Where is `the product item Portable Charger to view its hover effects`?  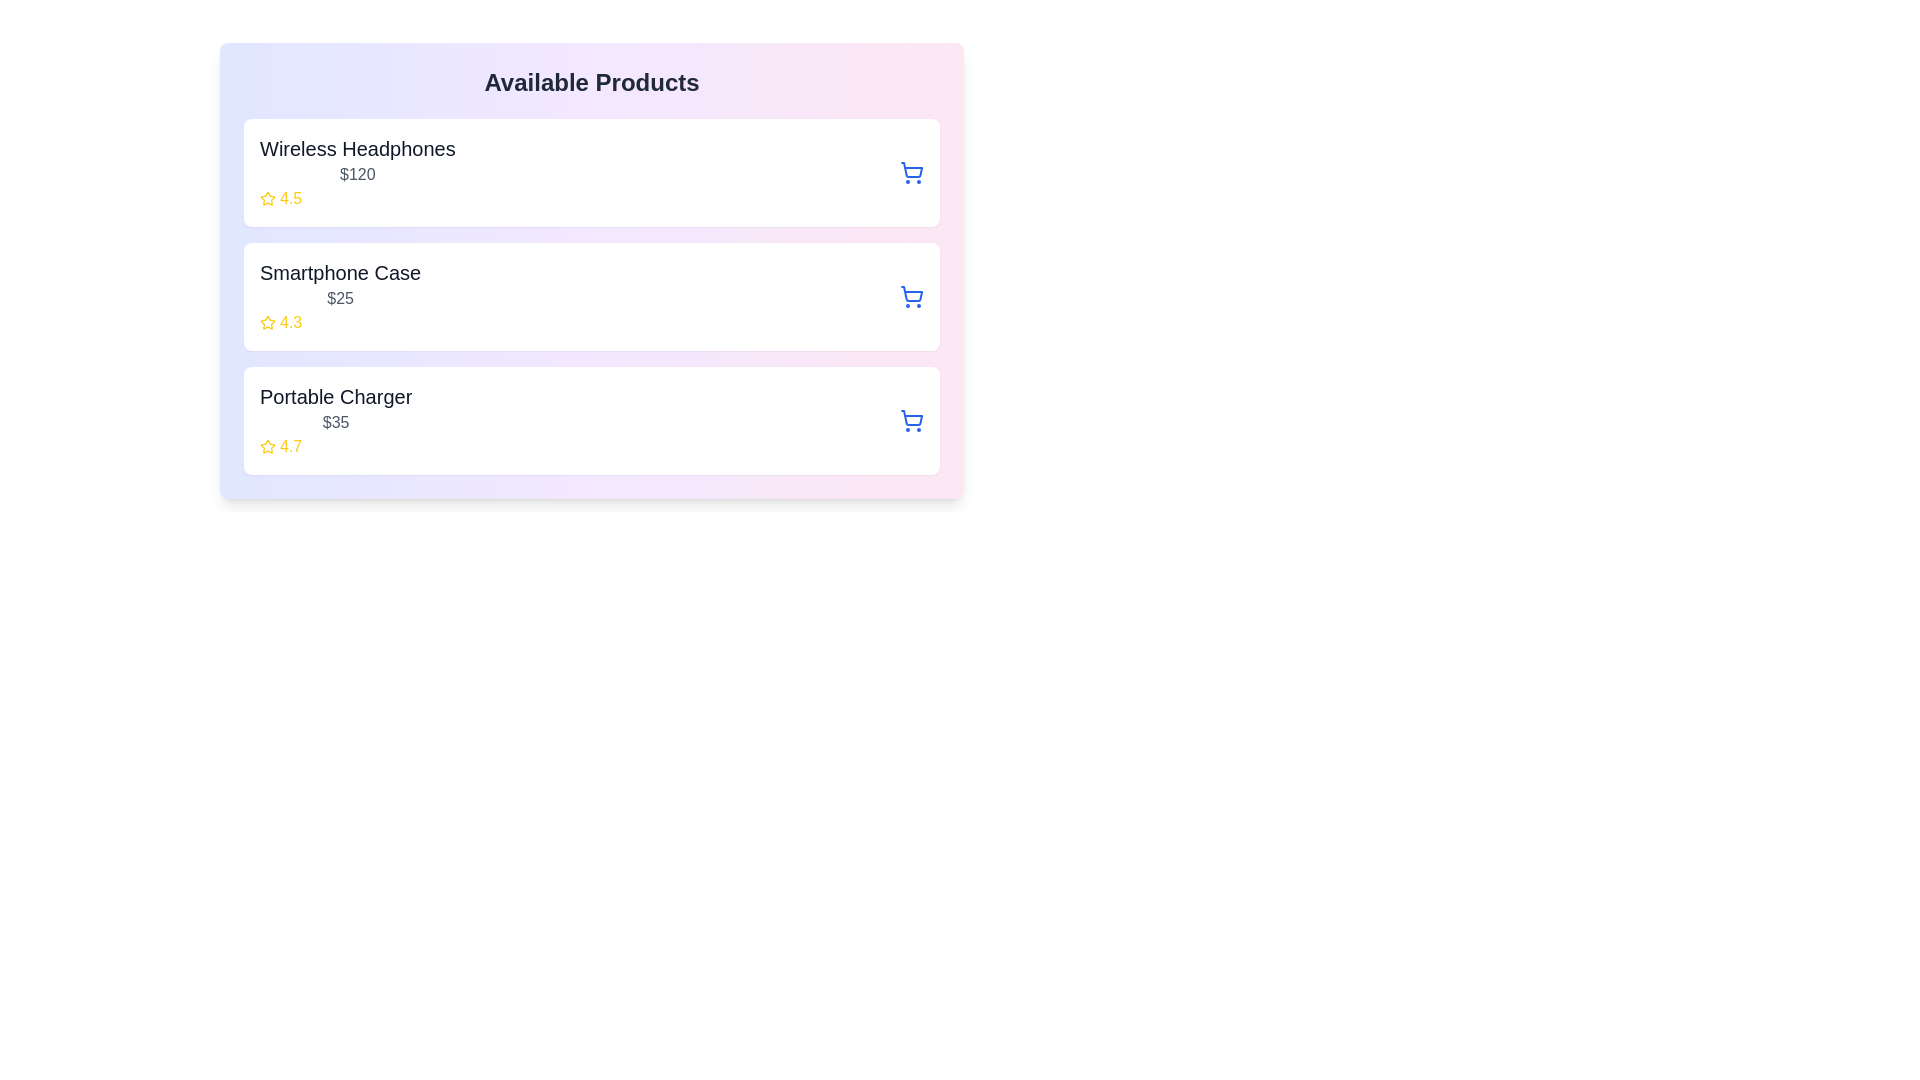 the product item Portable Charger to view its hover effects is located at coordinates (590, 419).